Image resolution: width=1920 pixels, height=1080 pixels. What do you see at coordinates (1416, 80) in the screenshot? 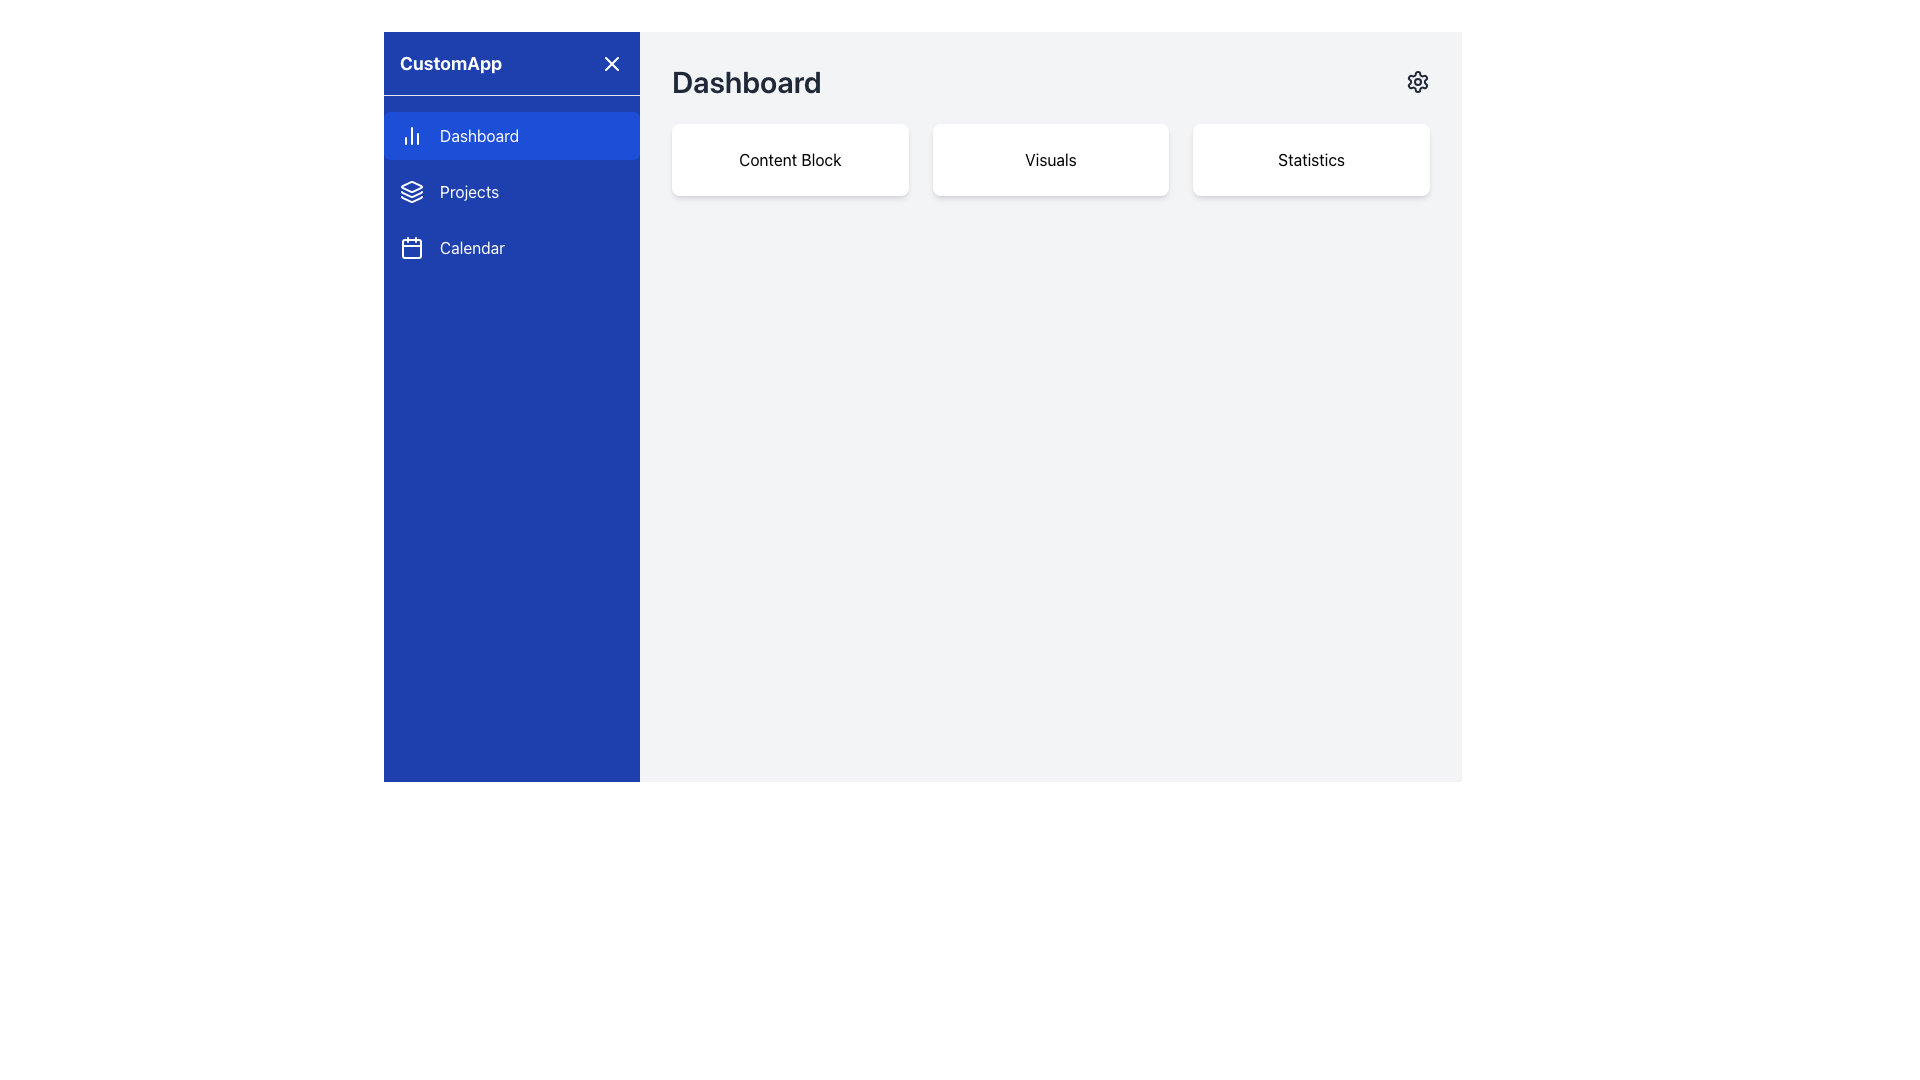
I see `the settings icon located at the top-right corner of the layout, within the header section, to select it` at bounding box center [1416, 80].